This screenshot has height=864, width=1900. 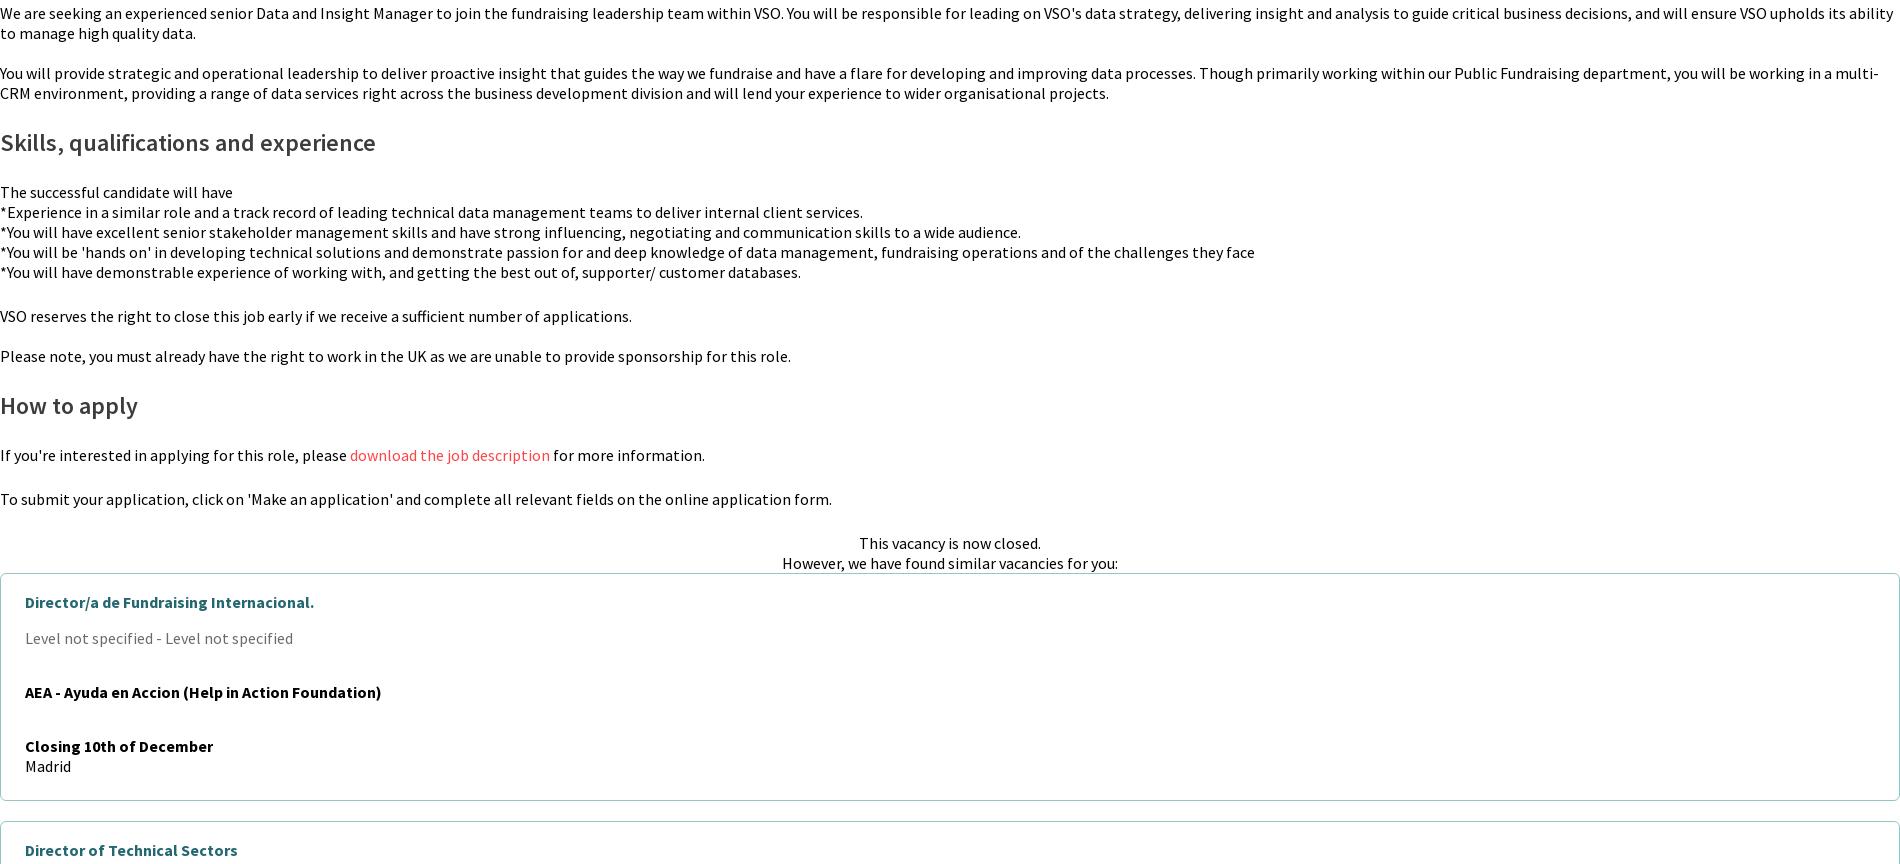 I want to click on 'Privacy policy', so click(x=1489, y=538).